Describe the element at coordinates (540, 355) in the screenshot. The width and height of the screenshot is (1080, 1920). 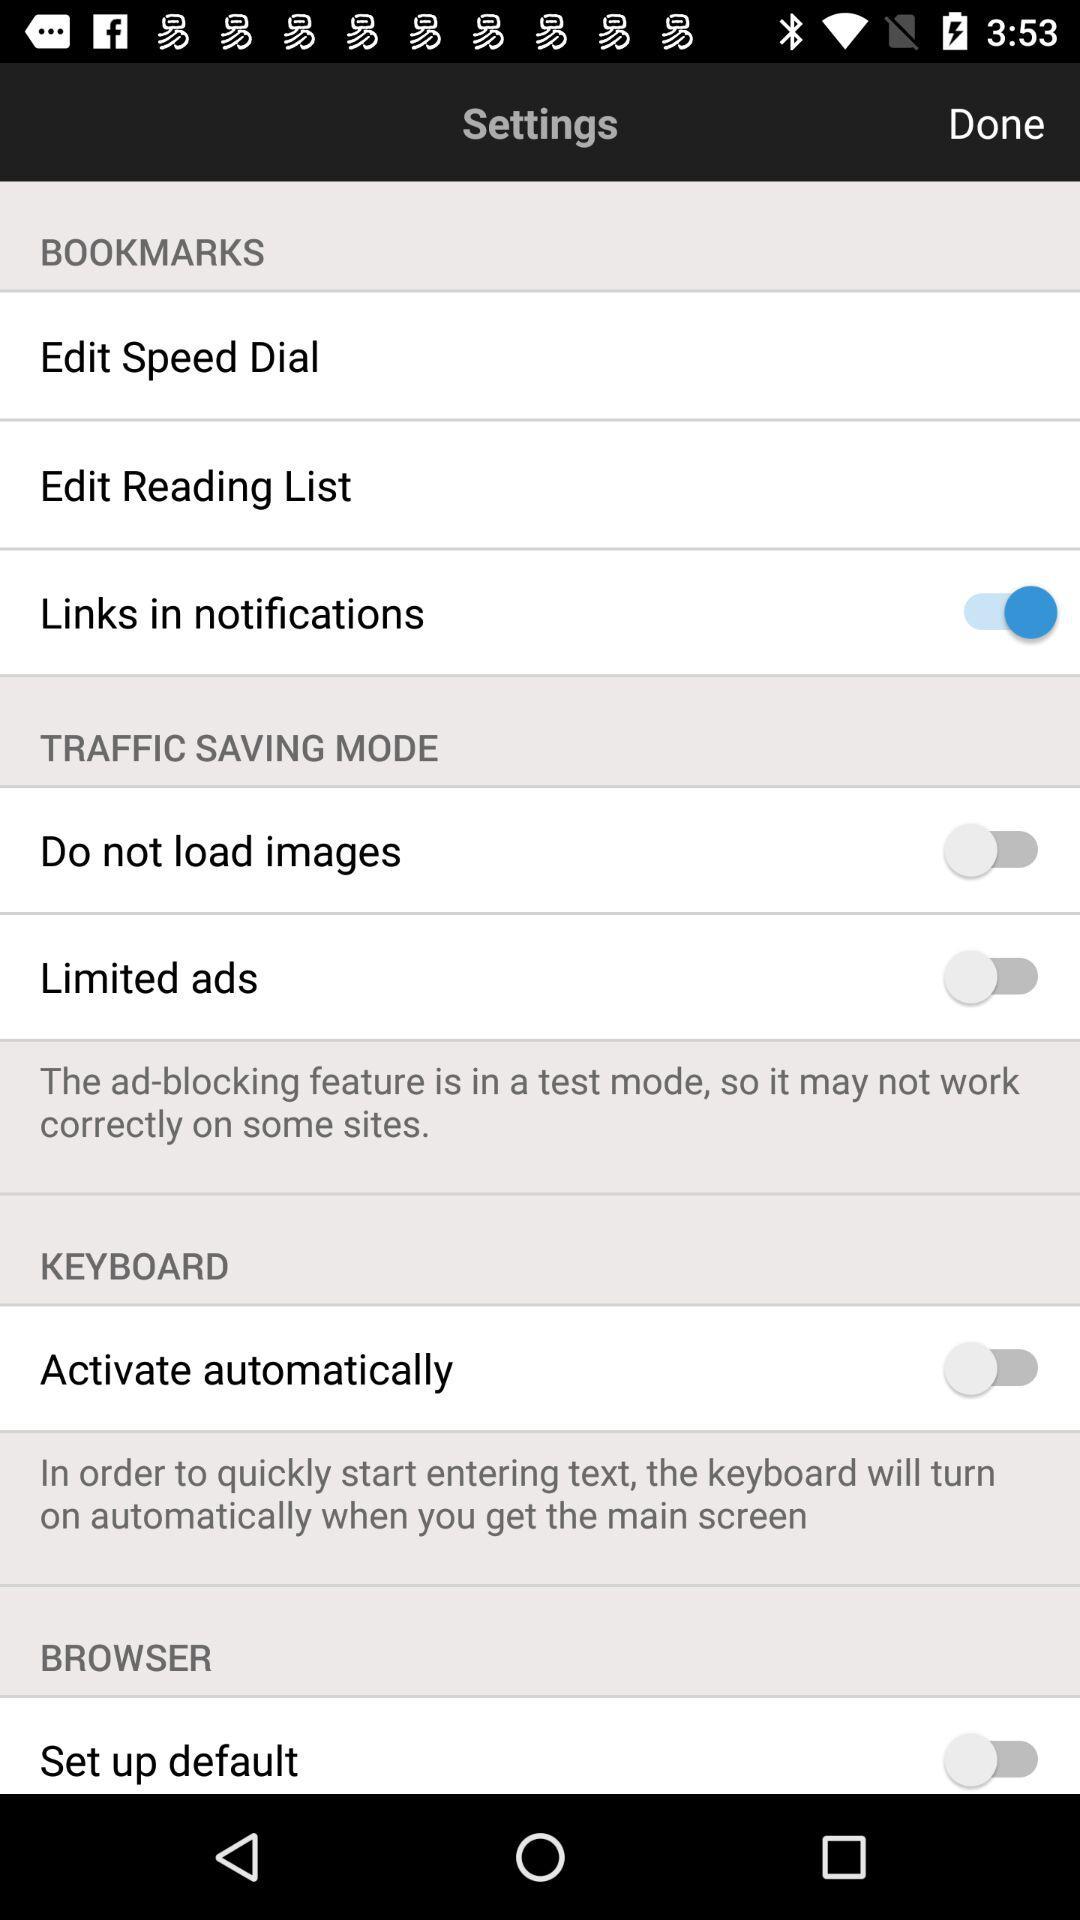
I see `the button above edit reading list icon` at that location.